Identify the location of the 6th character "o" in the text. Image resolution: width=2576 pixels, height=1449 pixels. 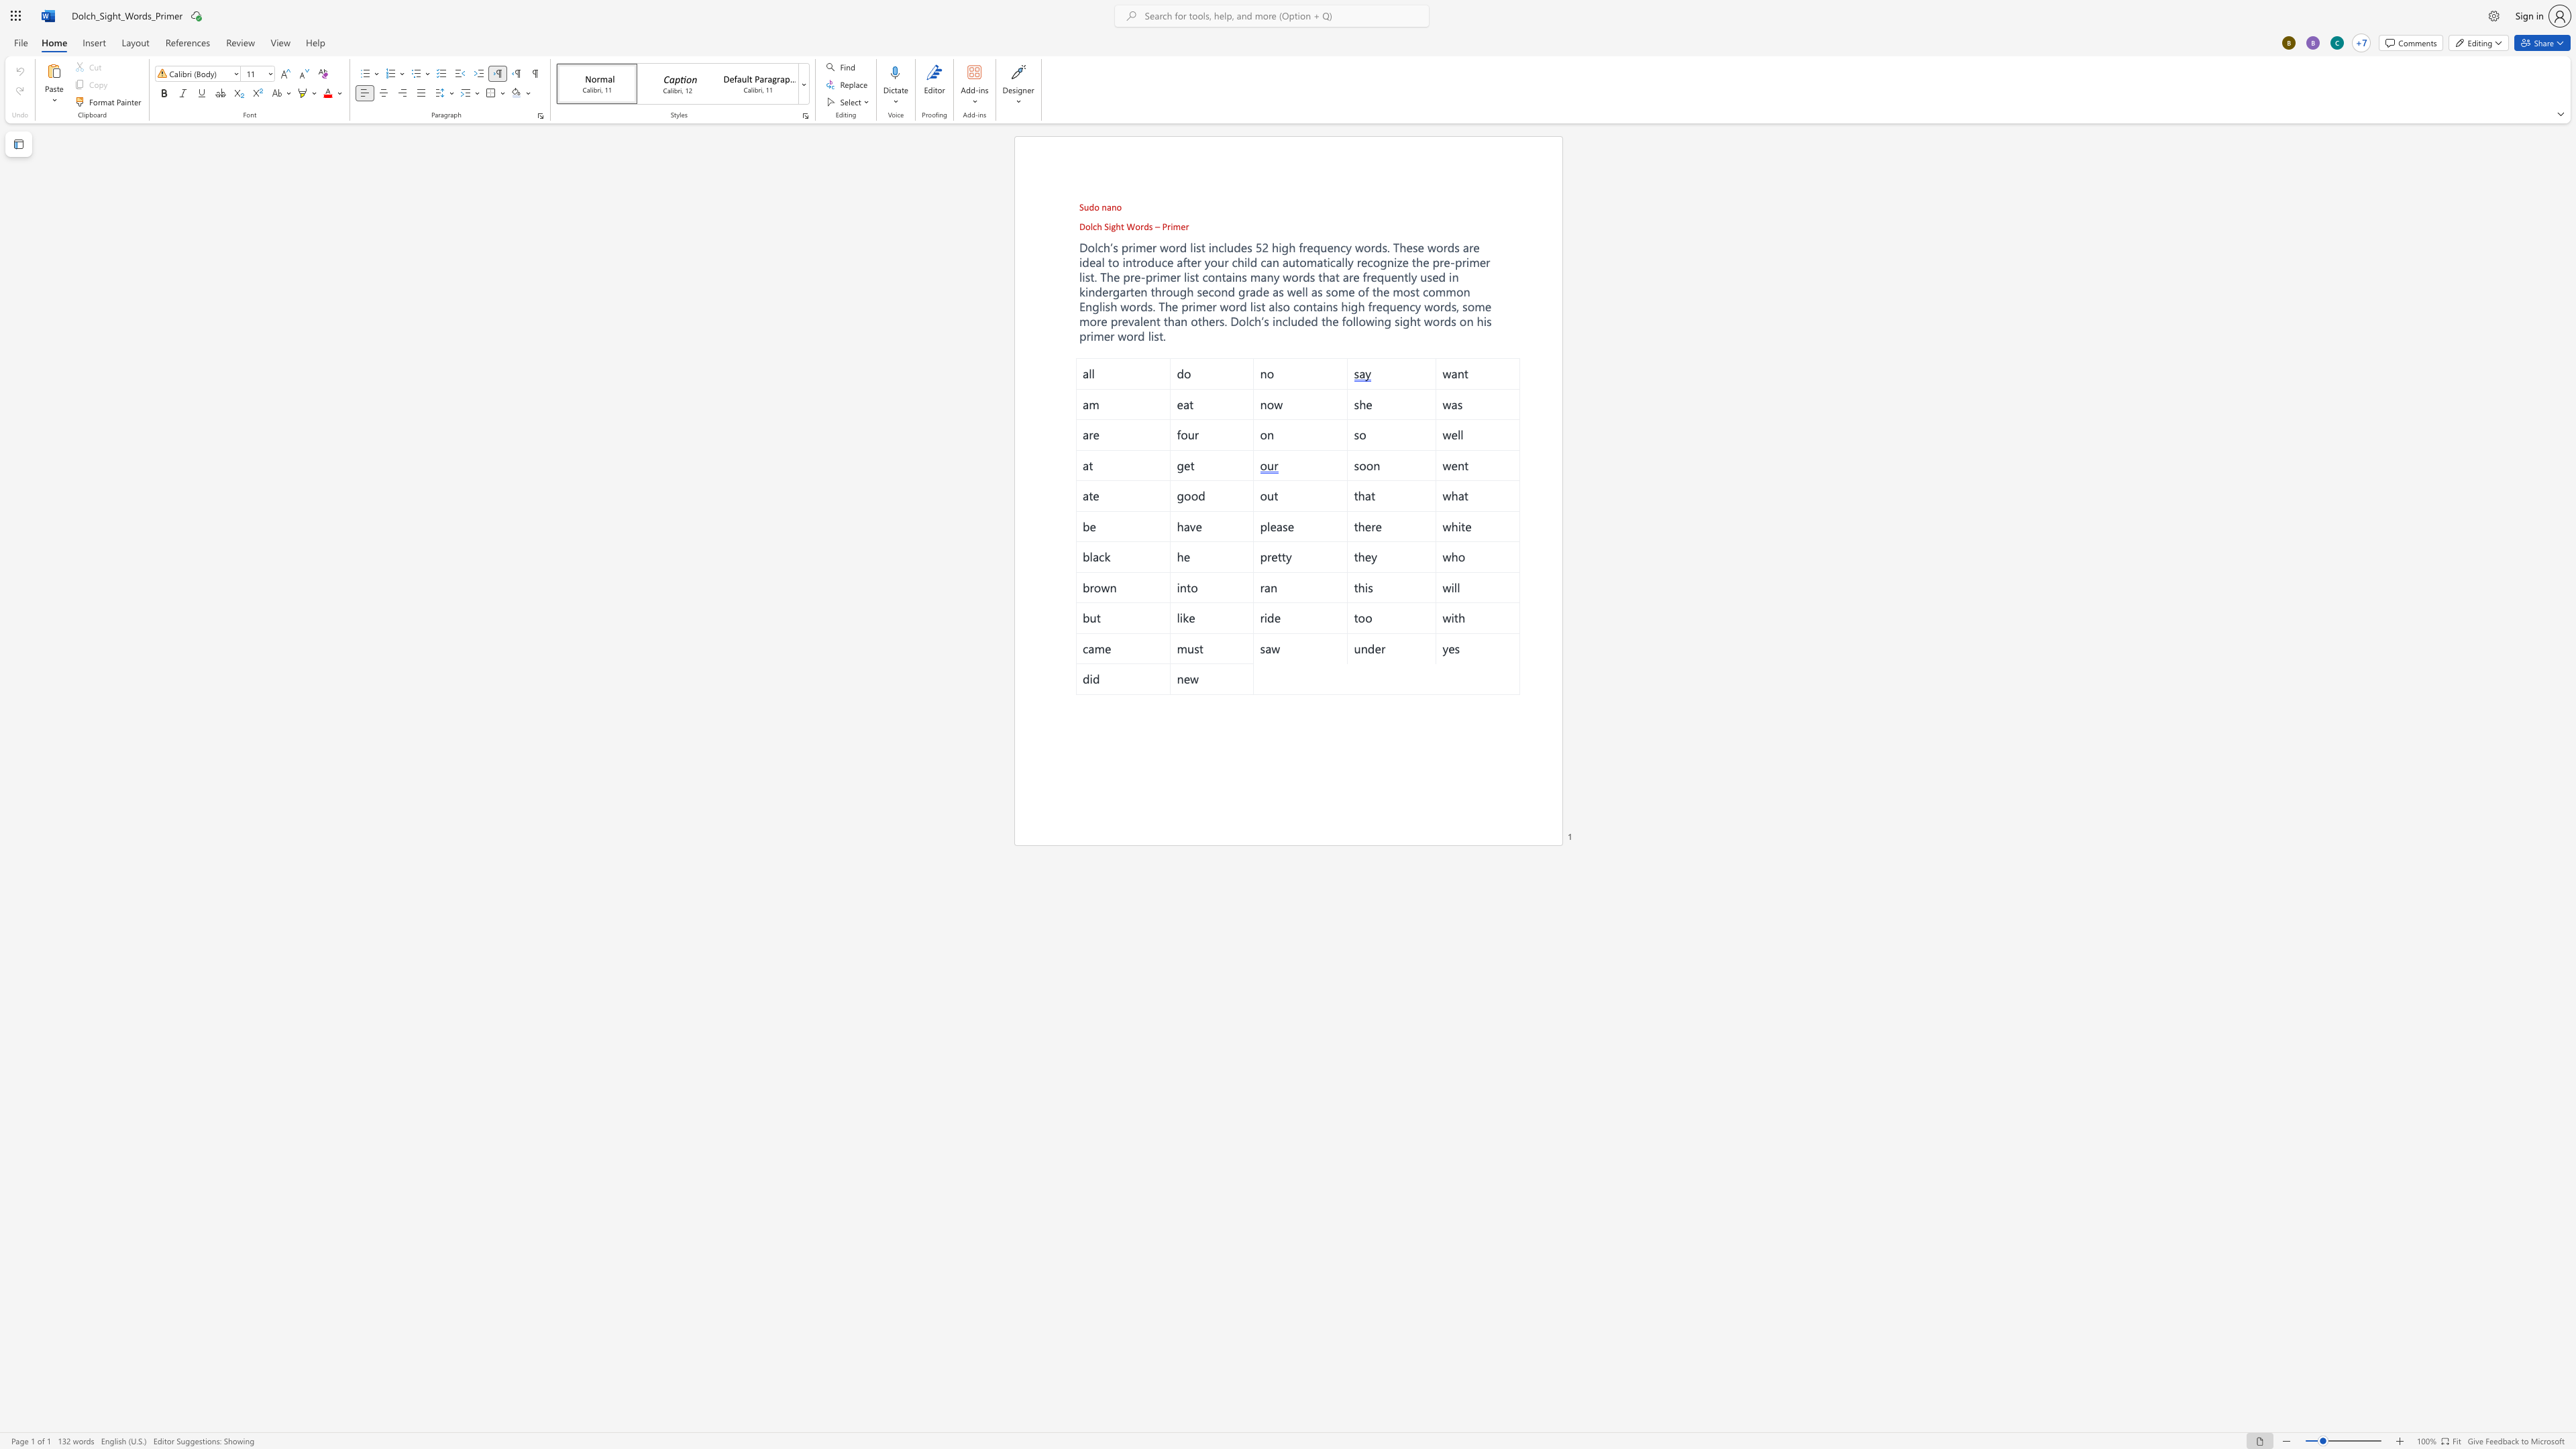
(1142, 262).